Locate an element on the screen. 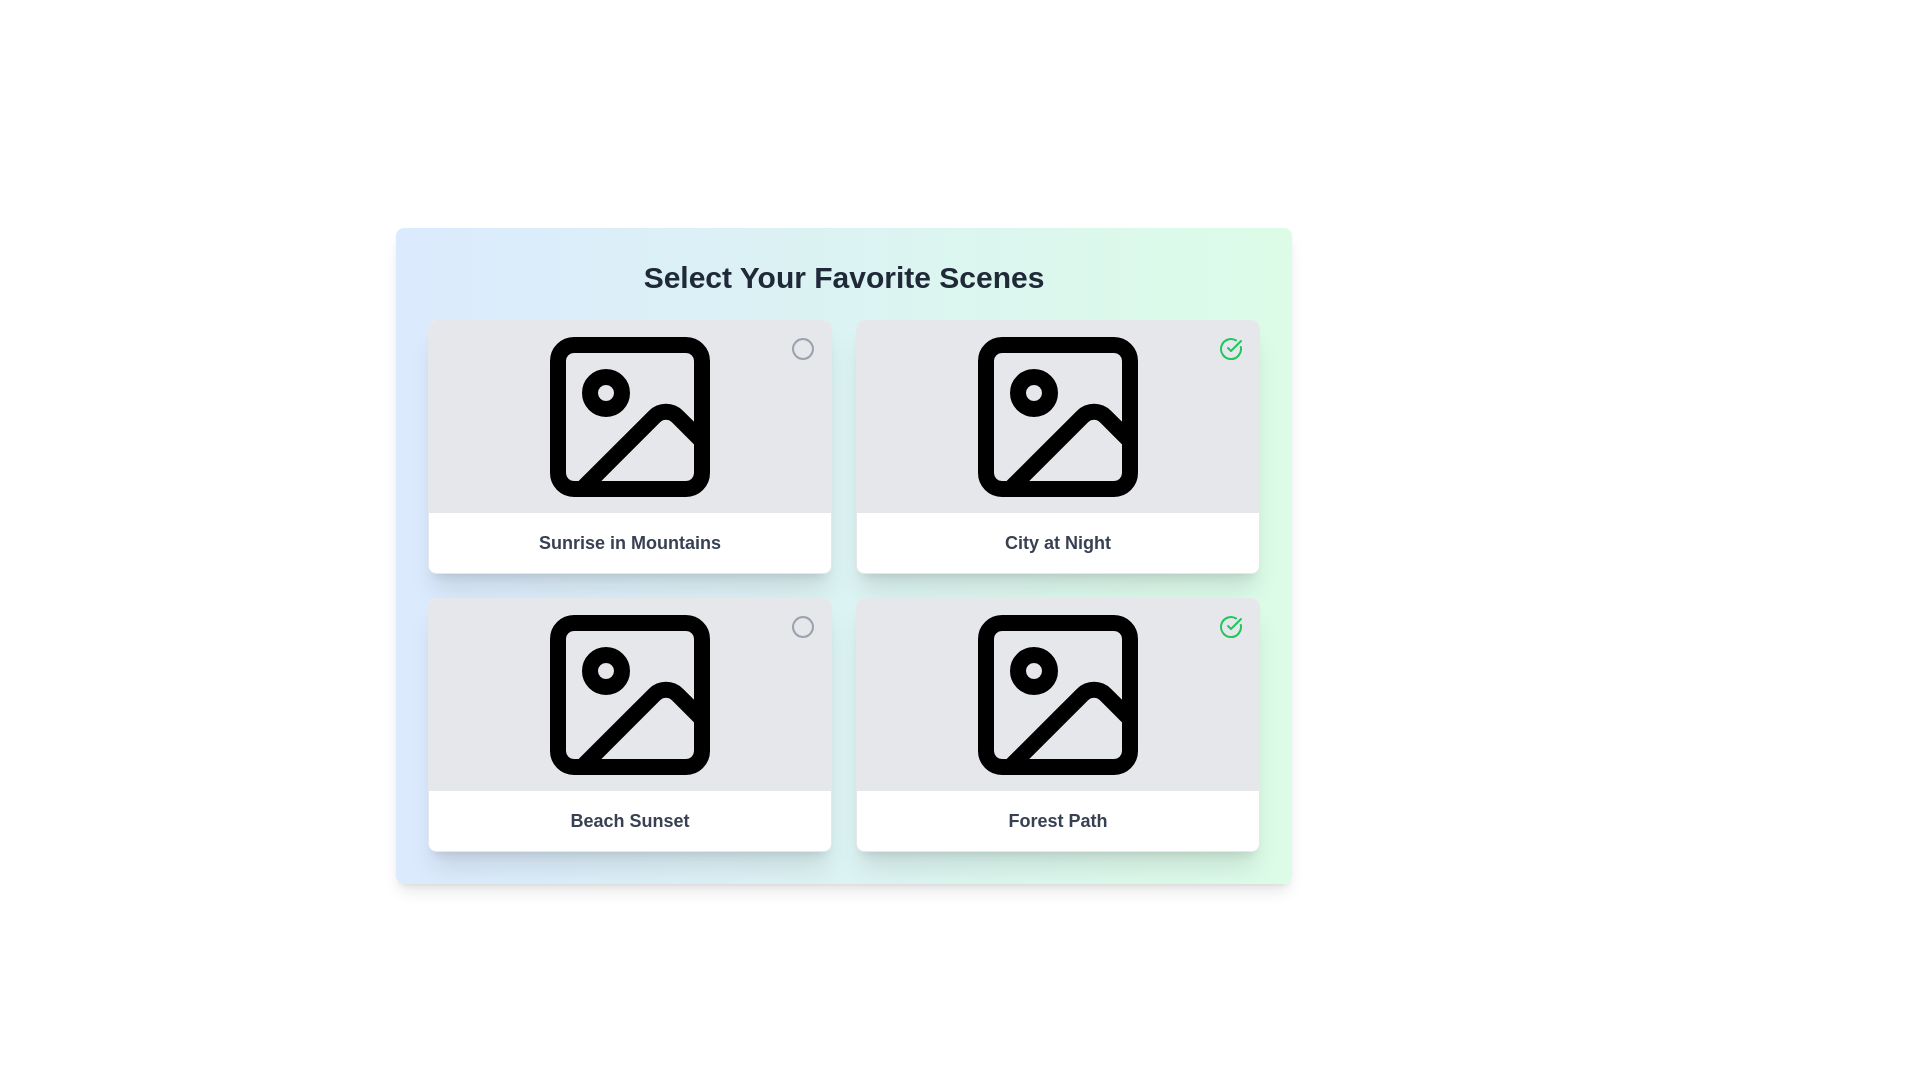  the media item City at Night is located at coordinates (1229, 347).